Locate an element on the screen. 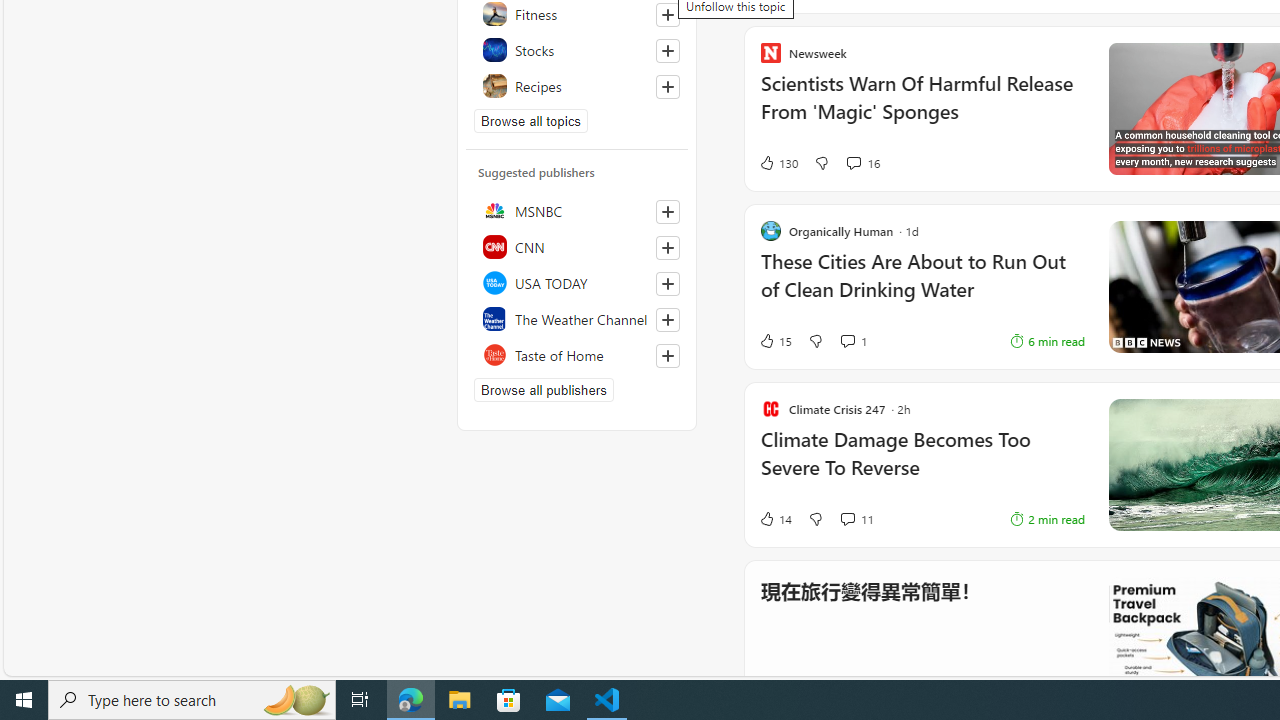  'Follow this source' is located at coordinates (667, 355).